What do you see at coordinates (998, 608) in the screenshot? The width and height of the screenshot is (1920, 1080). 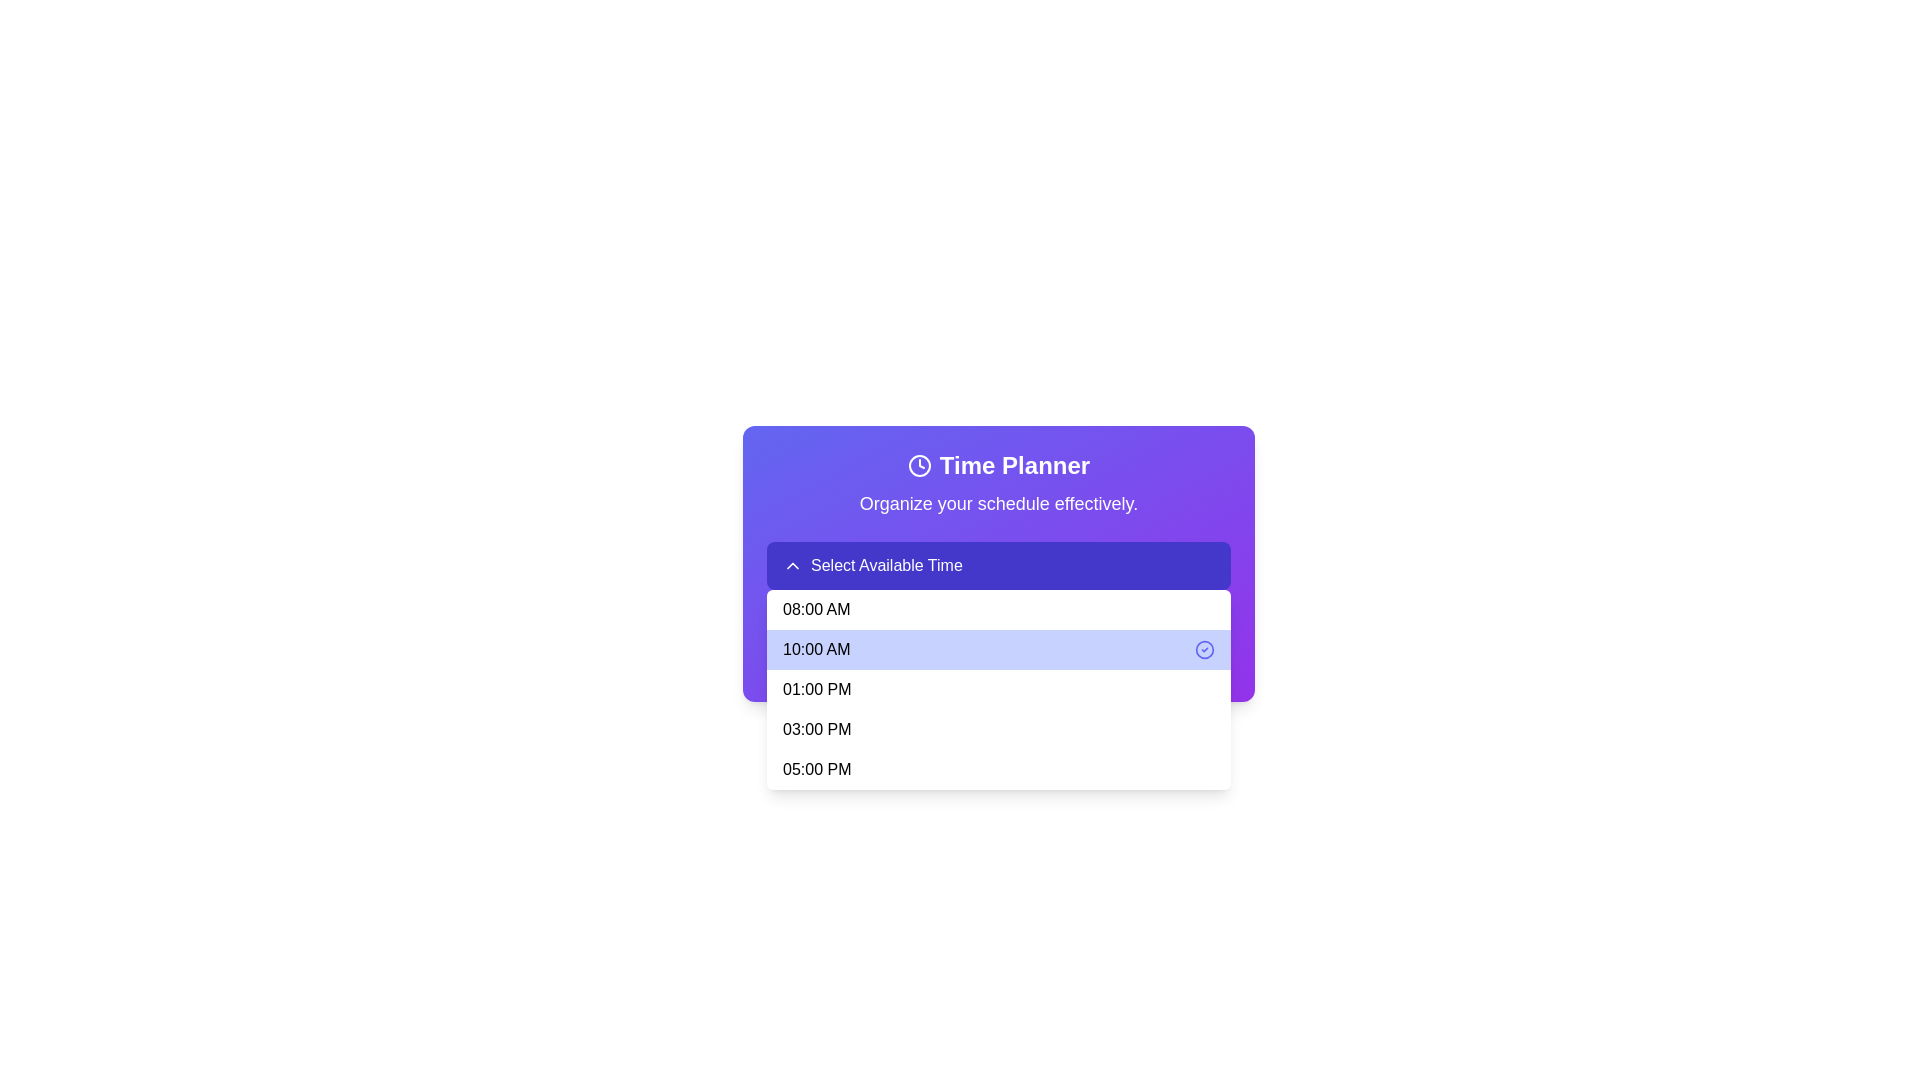 I see `the selectable dropdown list item representing the time slot '08:00 AM'` at bounding box center [998, 608].